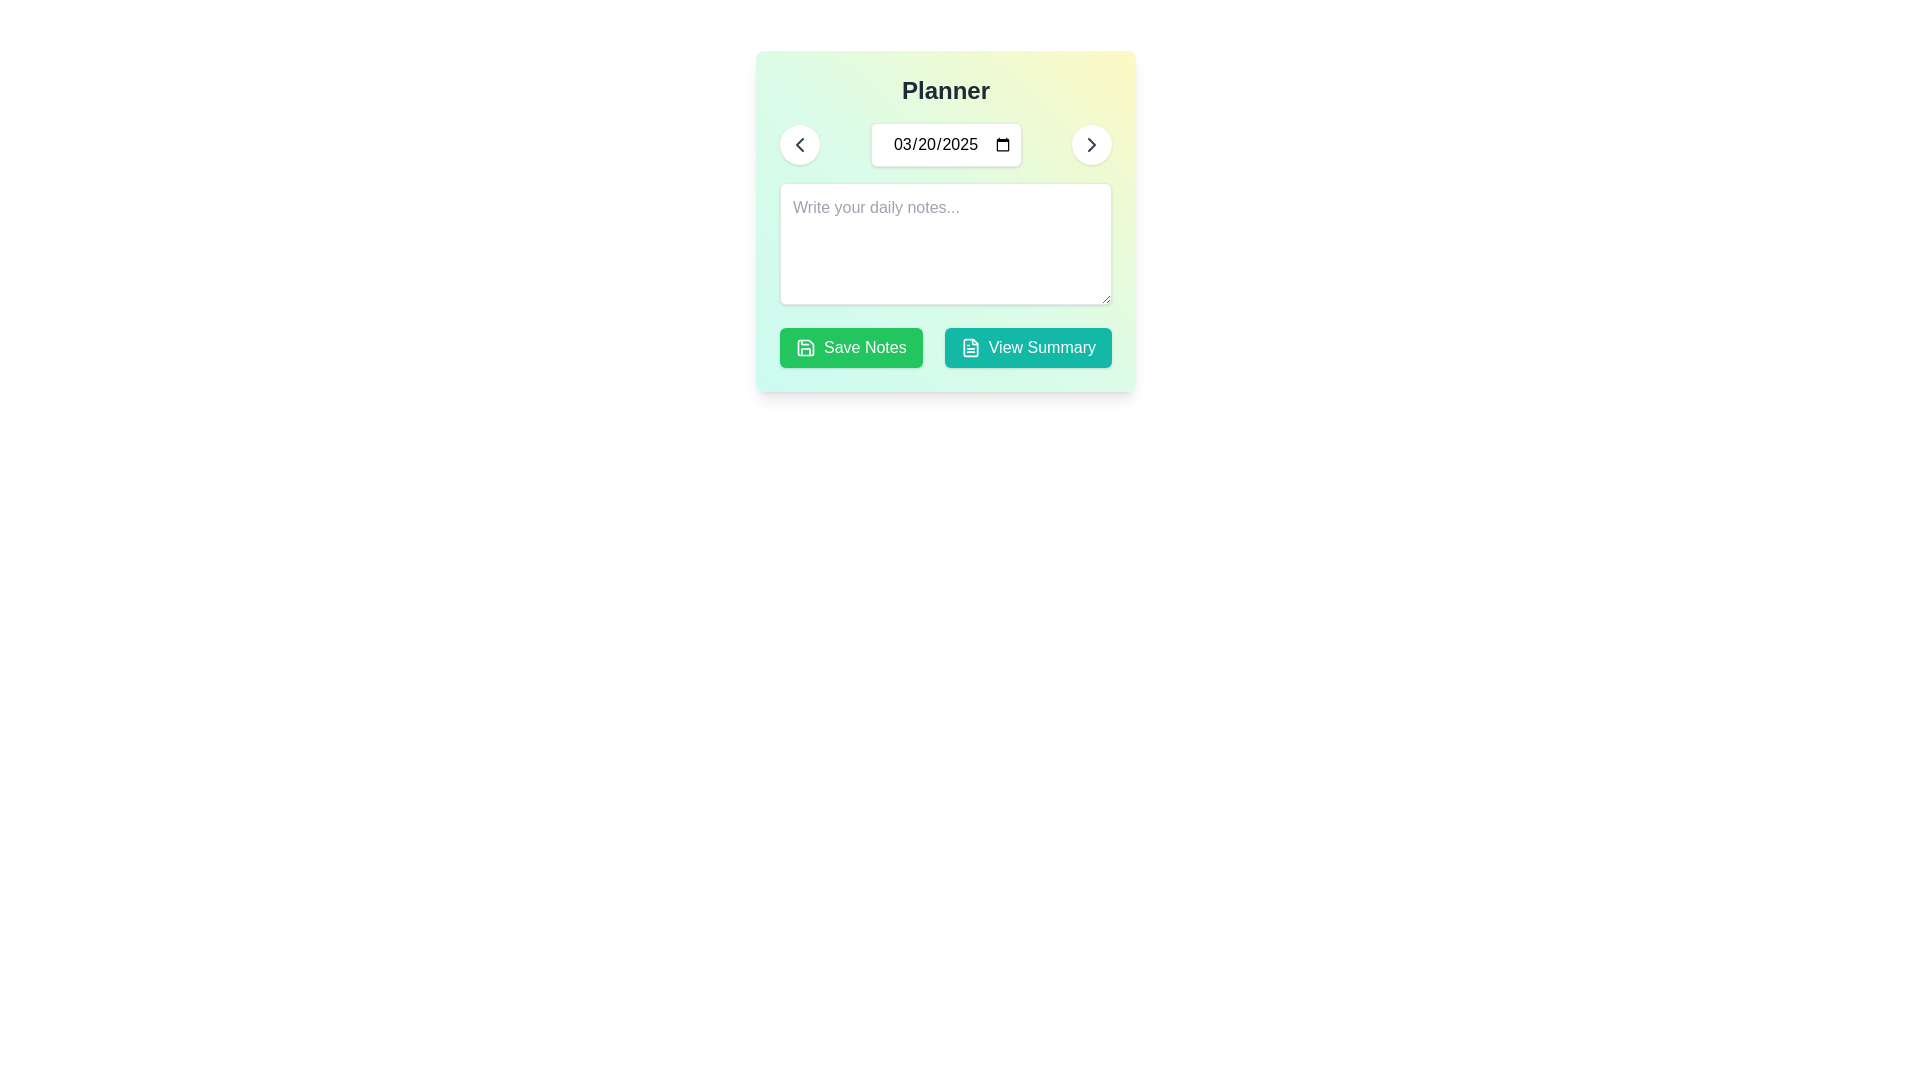  Describe the element at coordinates (851, 346) in the screenshot. I see `the green 'Save Notes' button with white rounded text and a floppy disk icon, located at the bottom left of the card interface` at that location.